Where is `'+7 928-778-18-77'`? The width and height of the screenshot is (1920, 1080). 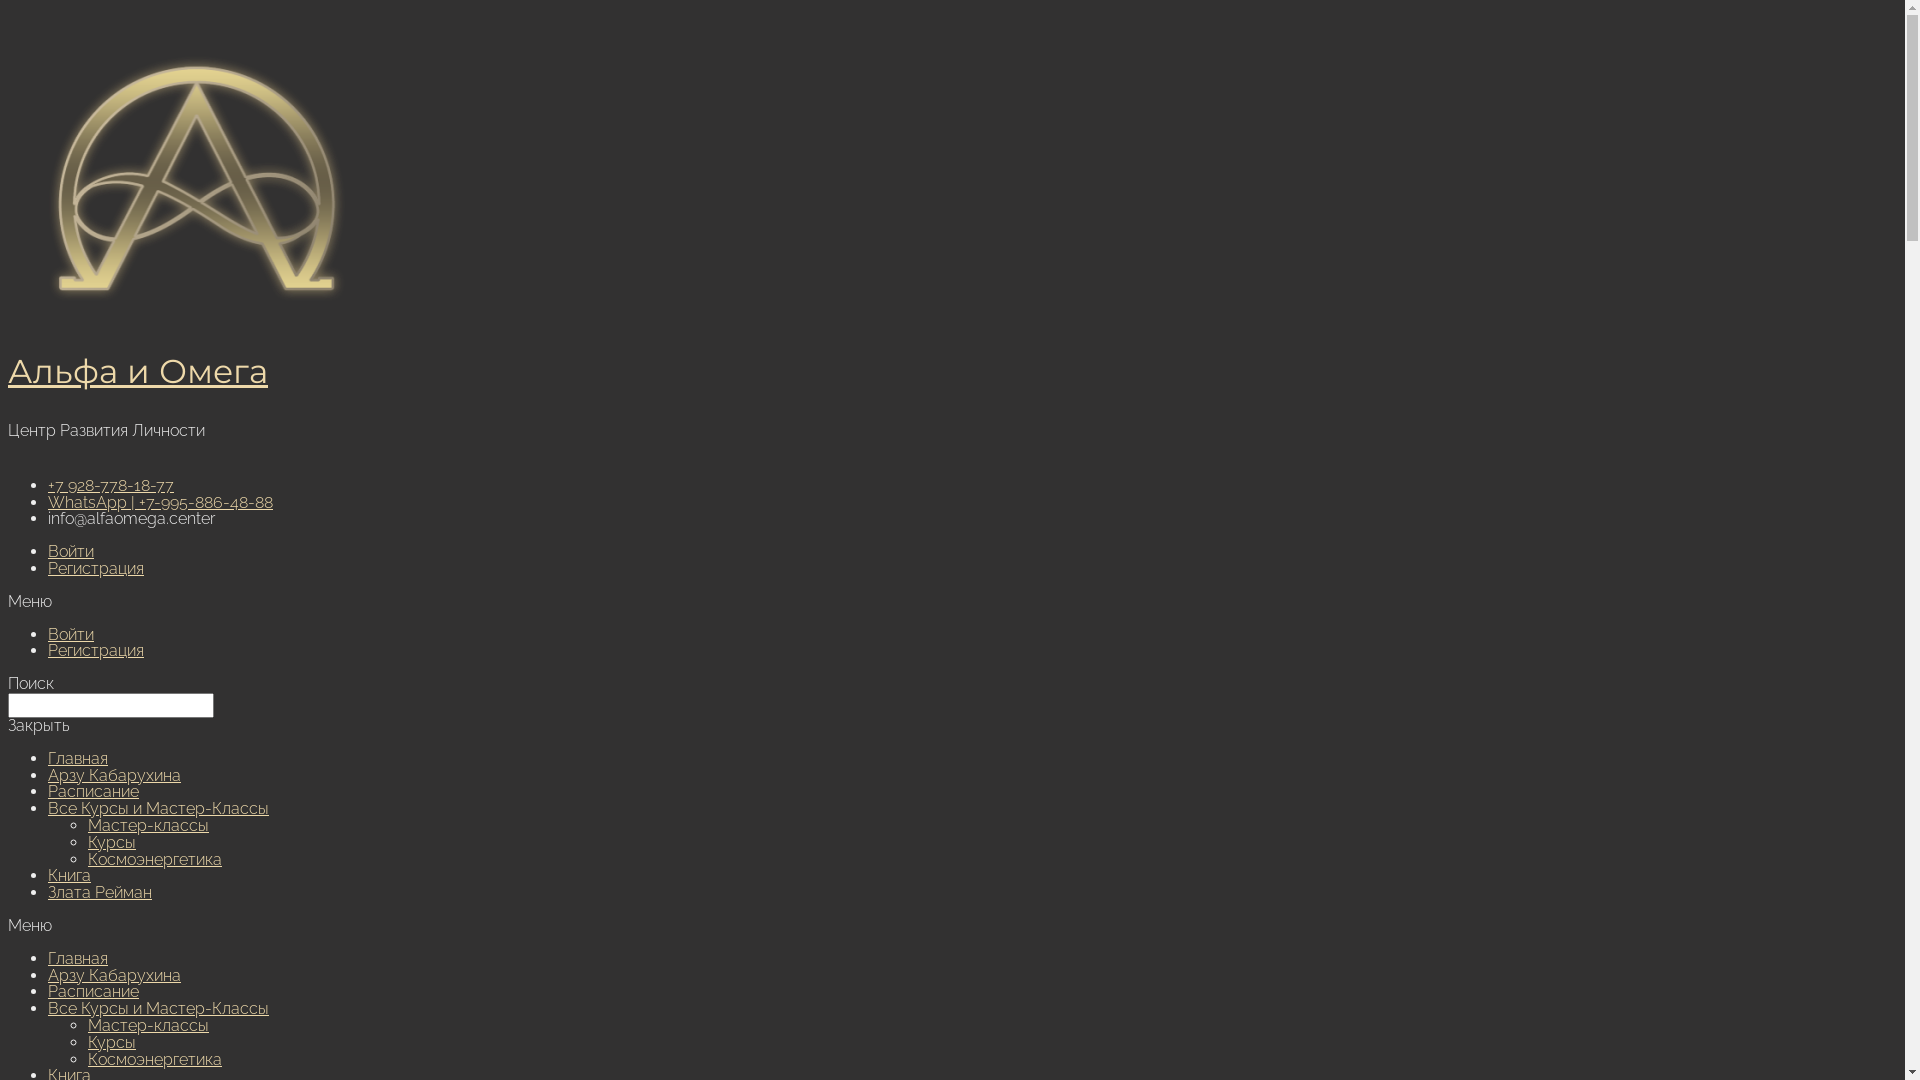
'+7 928-778-18-77' is located at coordinates (109, 485).